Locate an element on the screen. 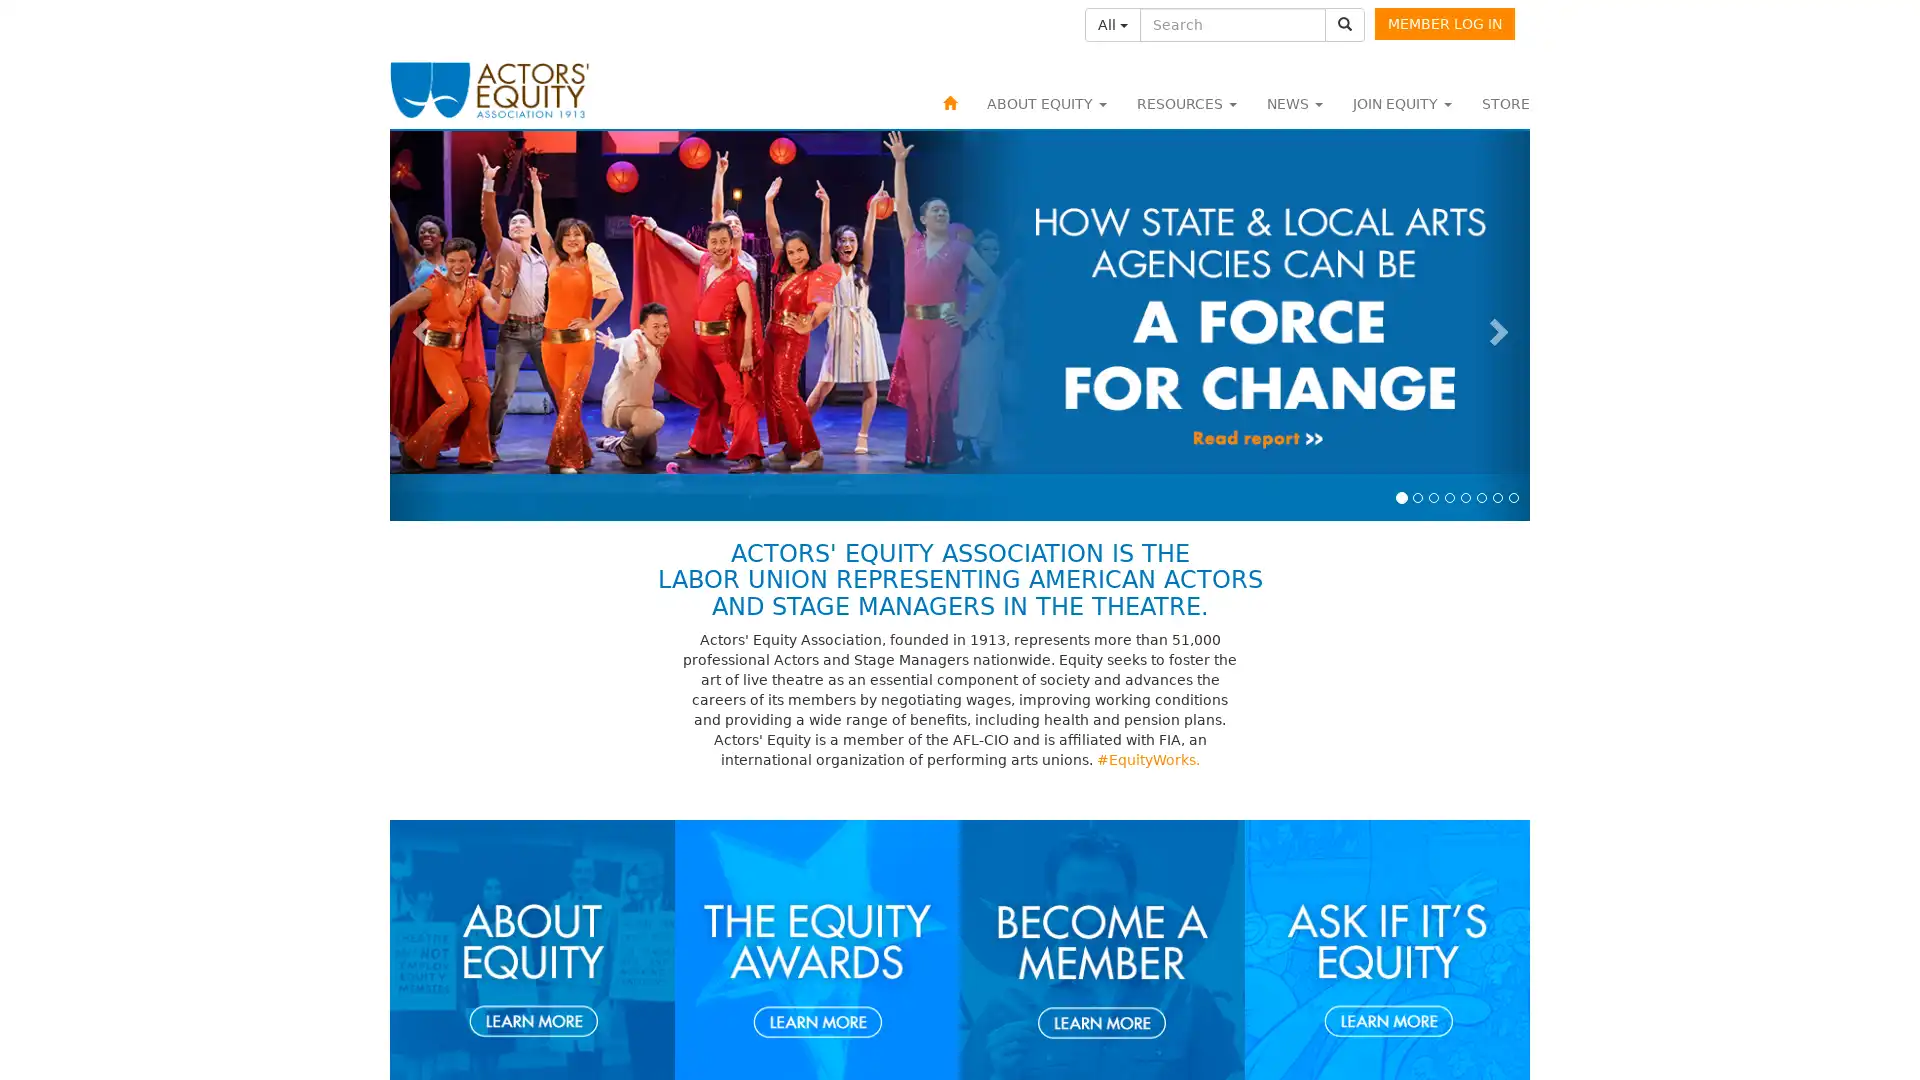  Previous is located at coordinates (417, 324).